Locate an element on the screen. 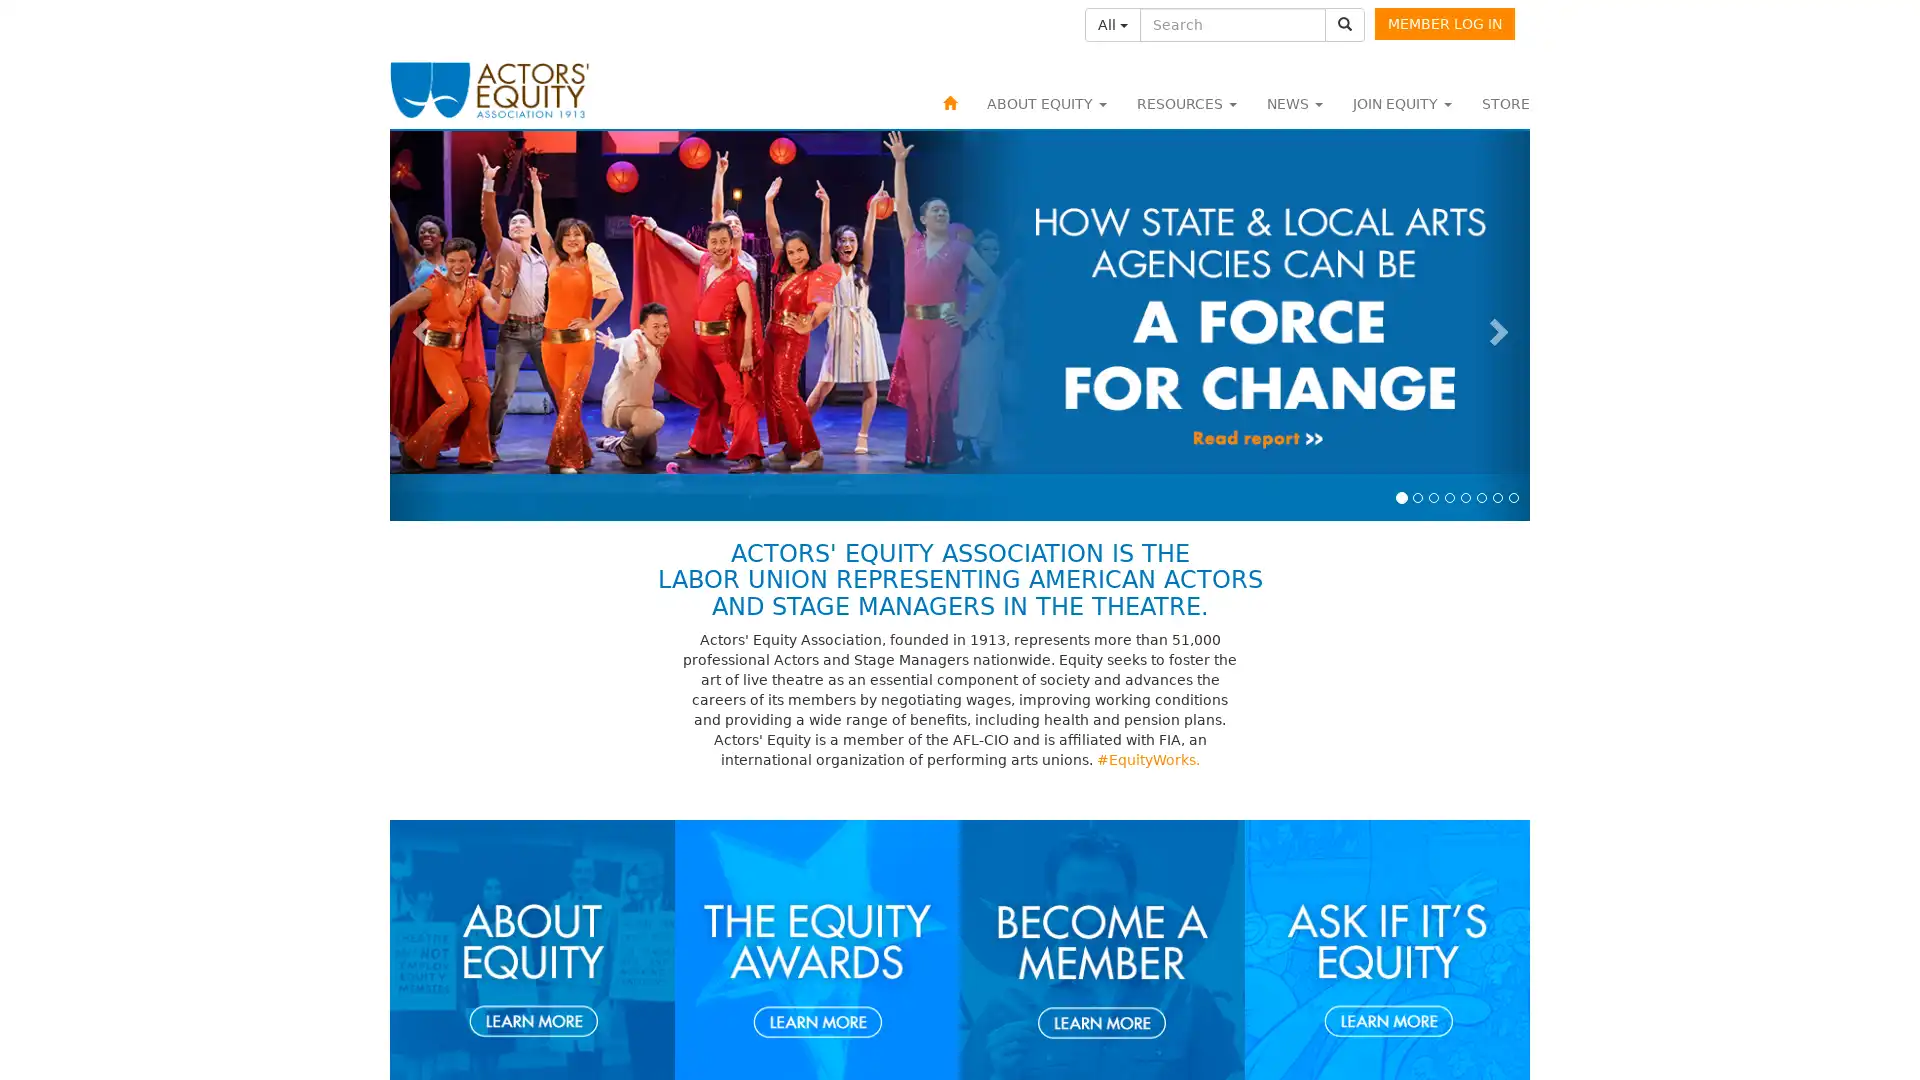  Previous is located at coordinates (417, 324).